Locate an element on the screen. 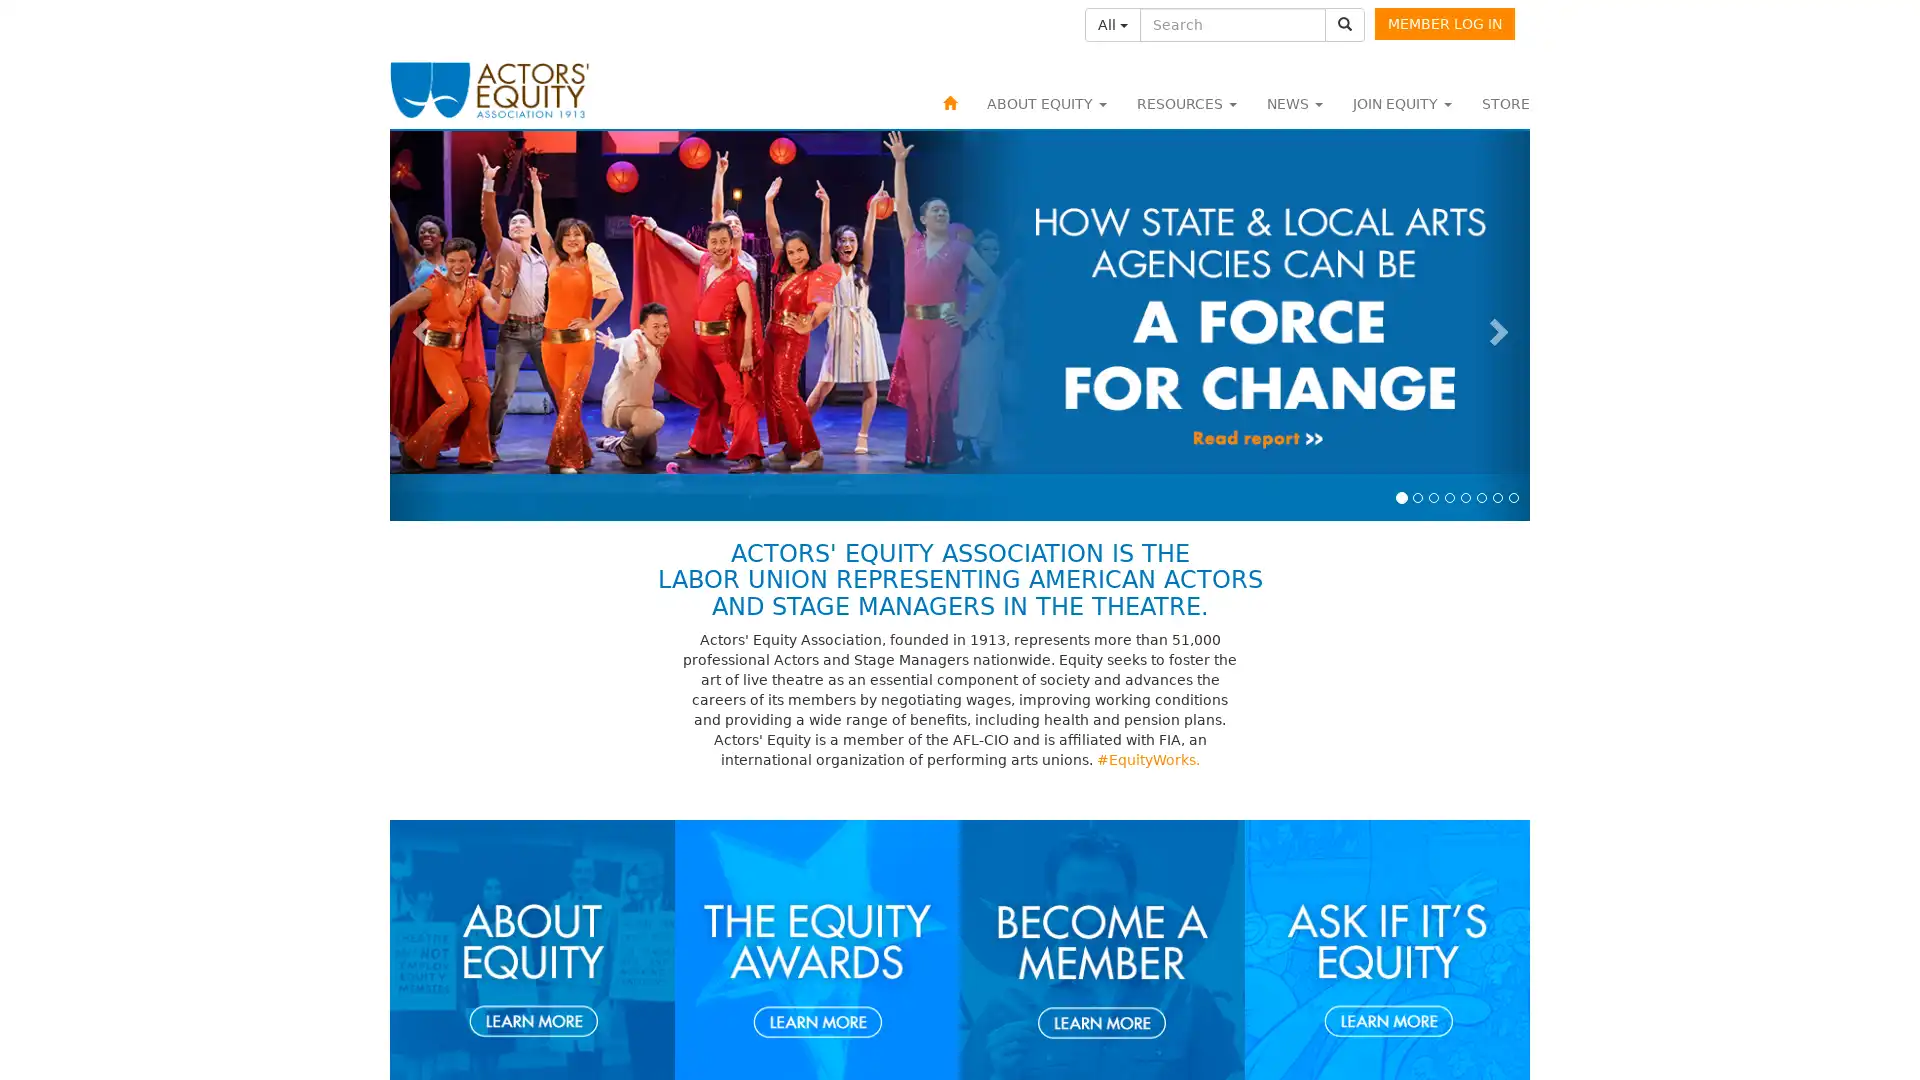  Previous is located at coordinates (417, 324).